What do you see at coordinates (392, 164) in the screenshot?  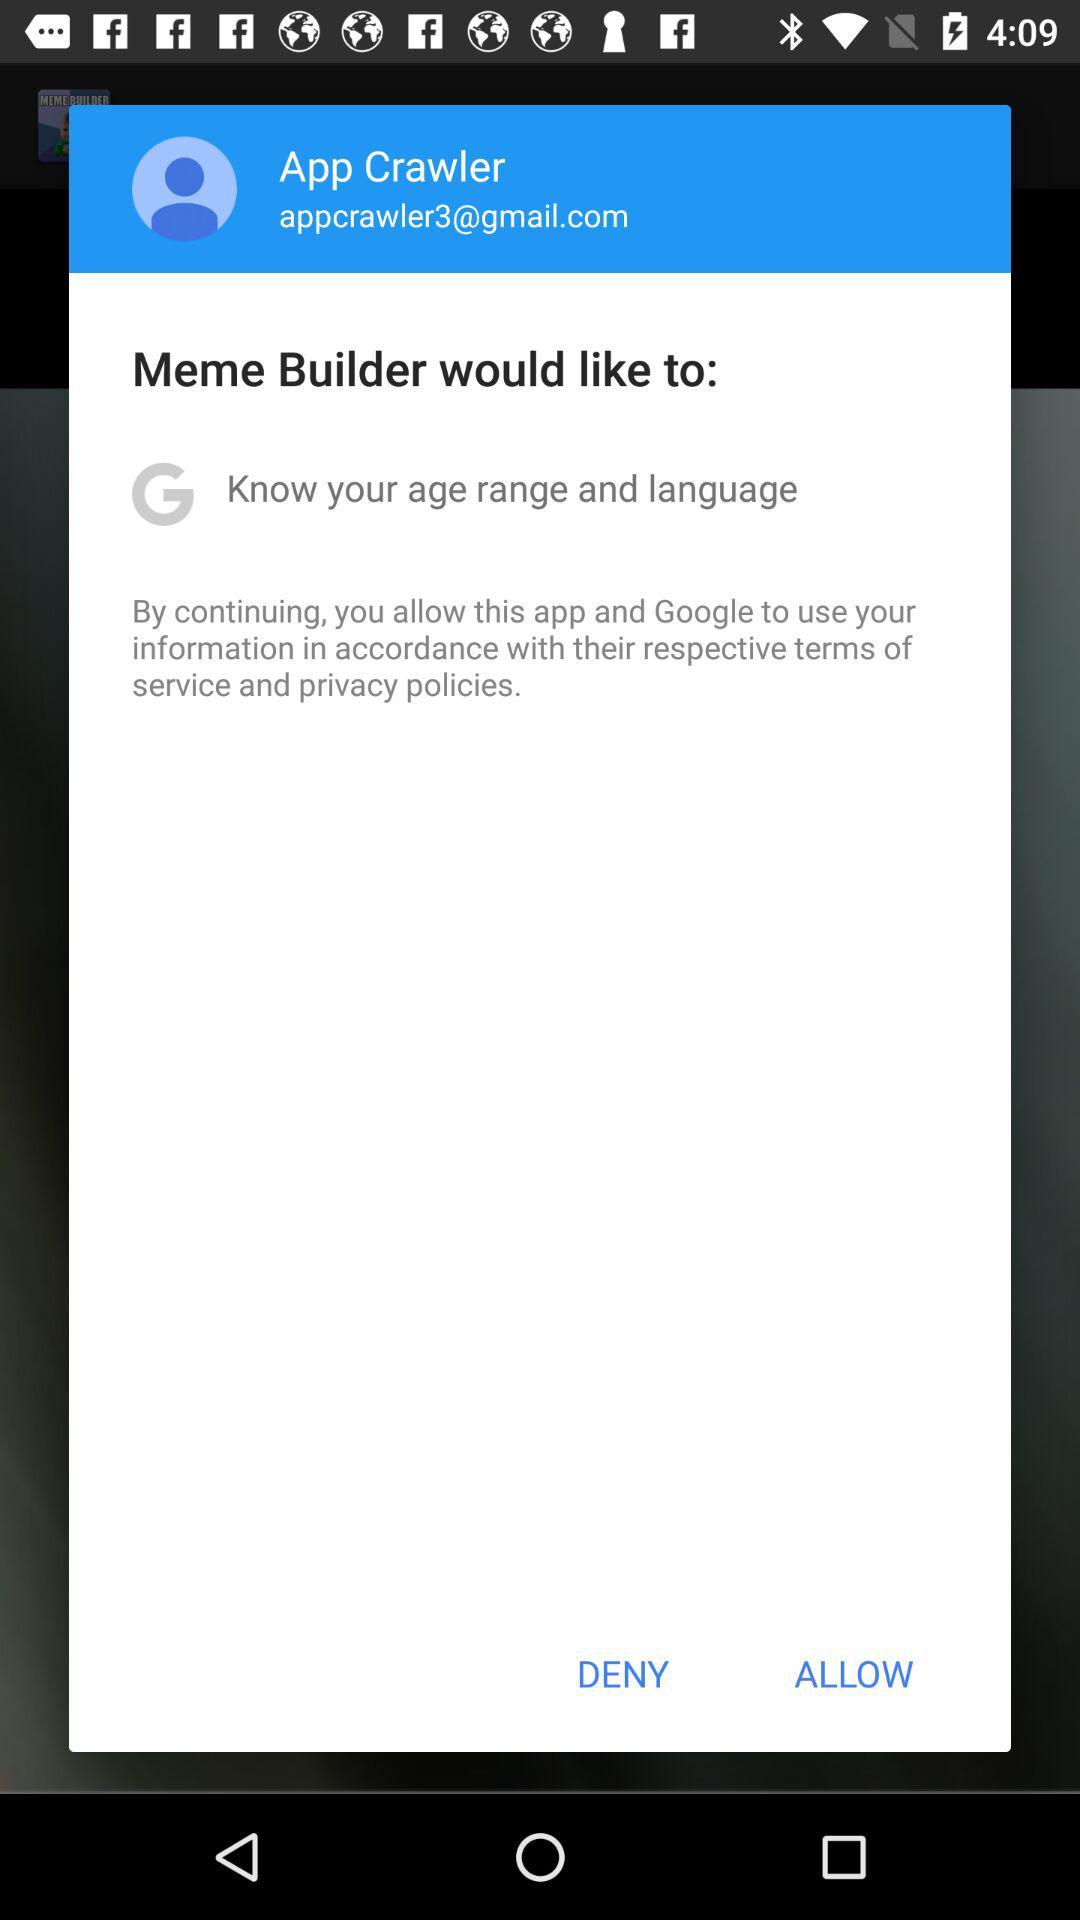 I see `app crawler app` at bounding box center [392, 164].